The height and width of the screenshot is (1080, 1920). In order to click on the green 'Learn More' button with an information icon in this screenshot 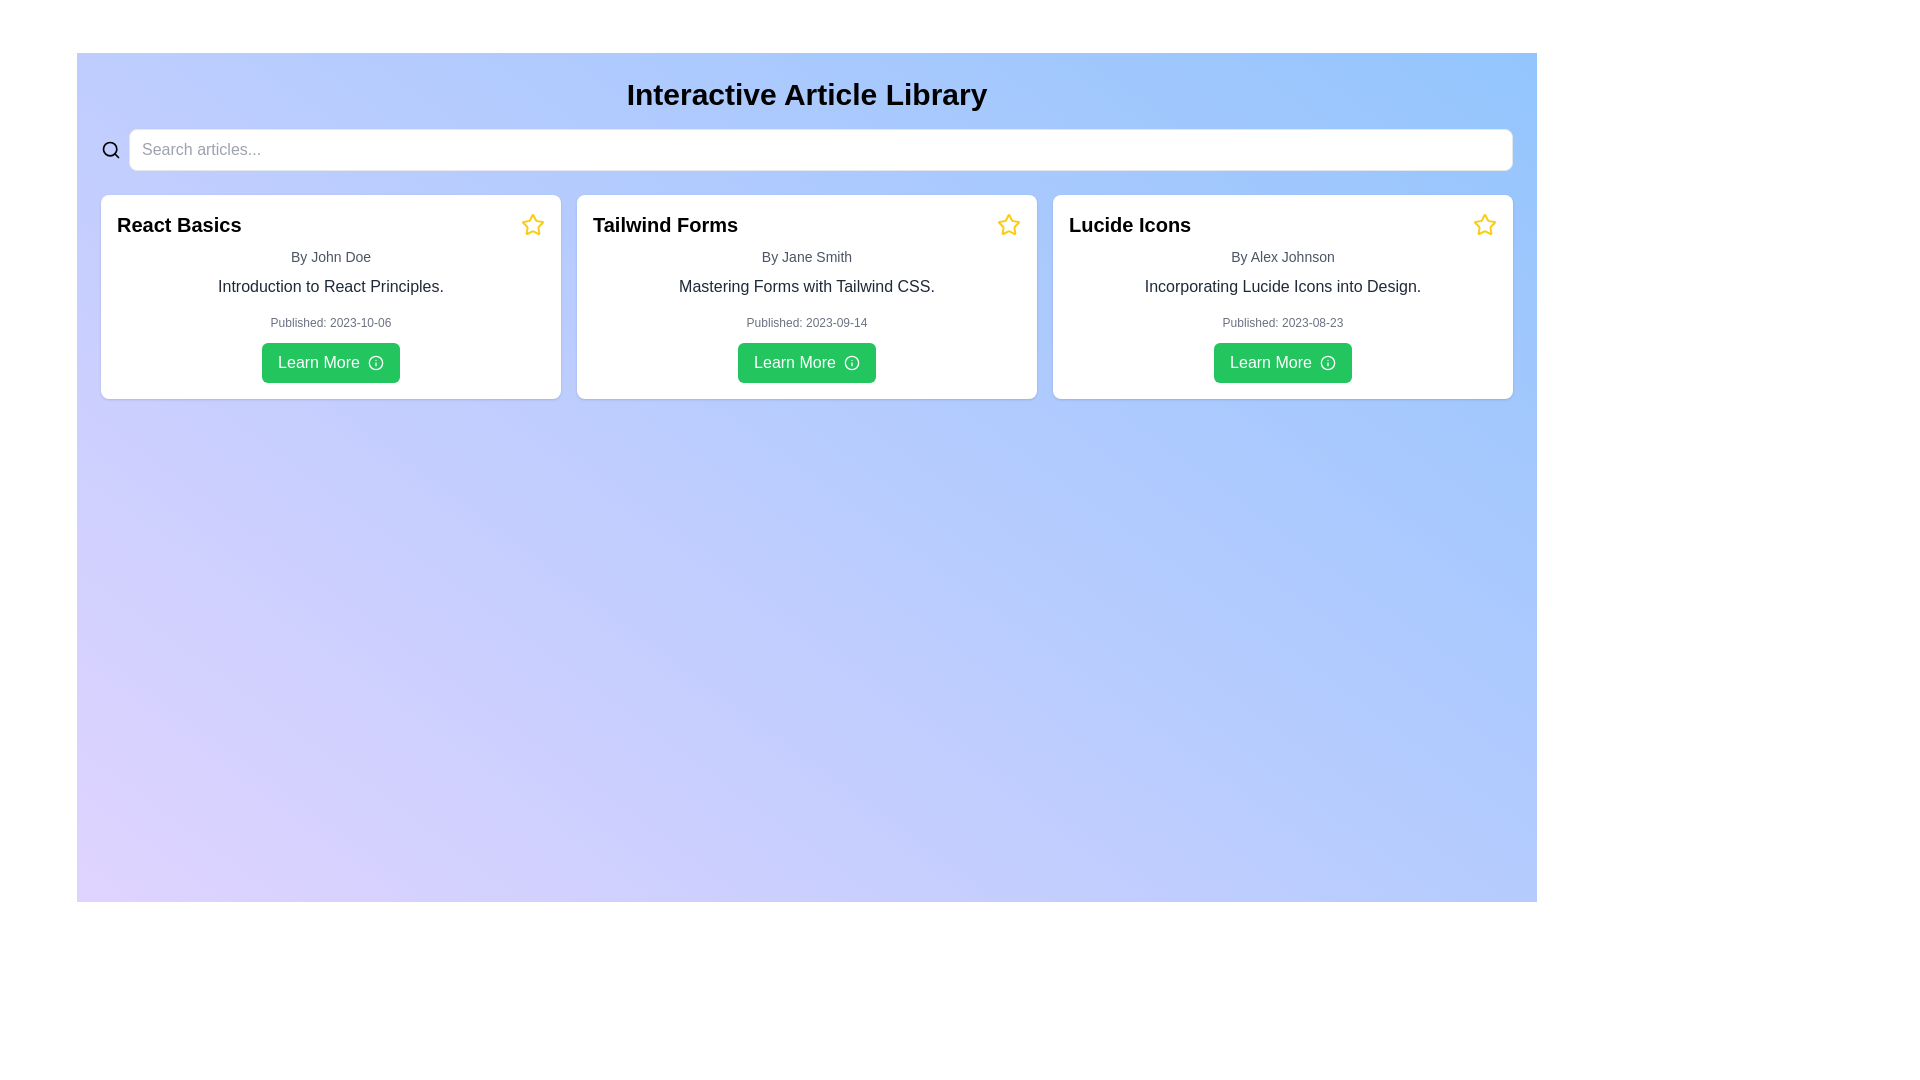, I will do `click(806, 362)`.